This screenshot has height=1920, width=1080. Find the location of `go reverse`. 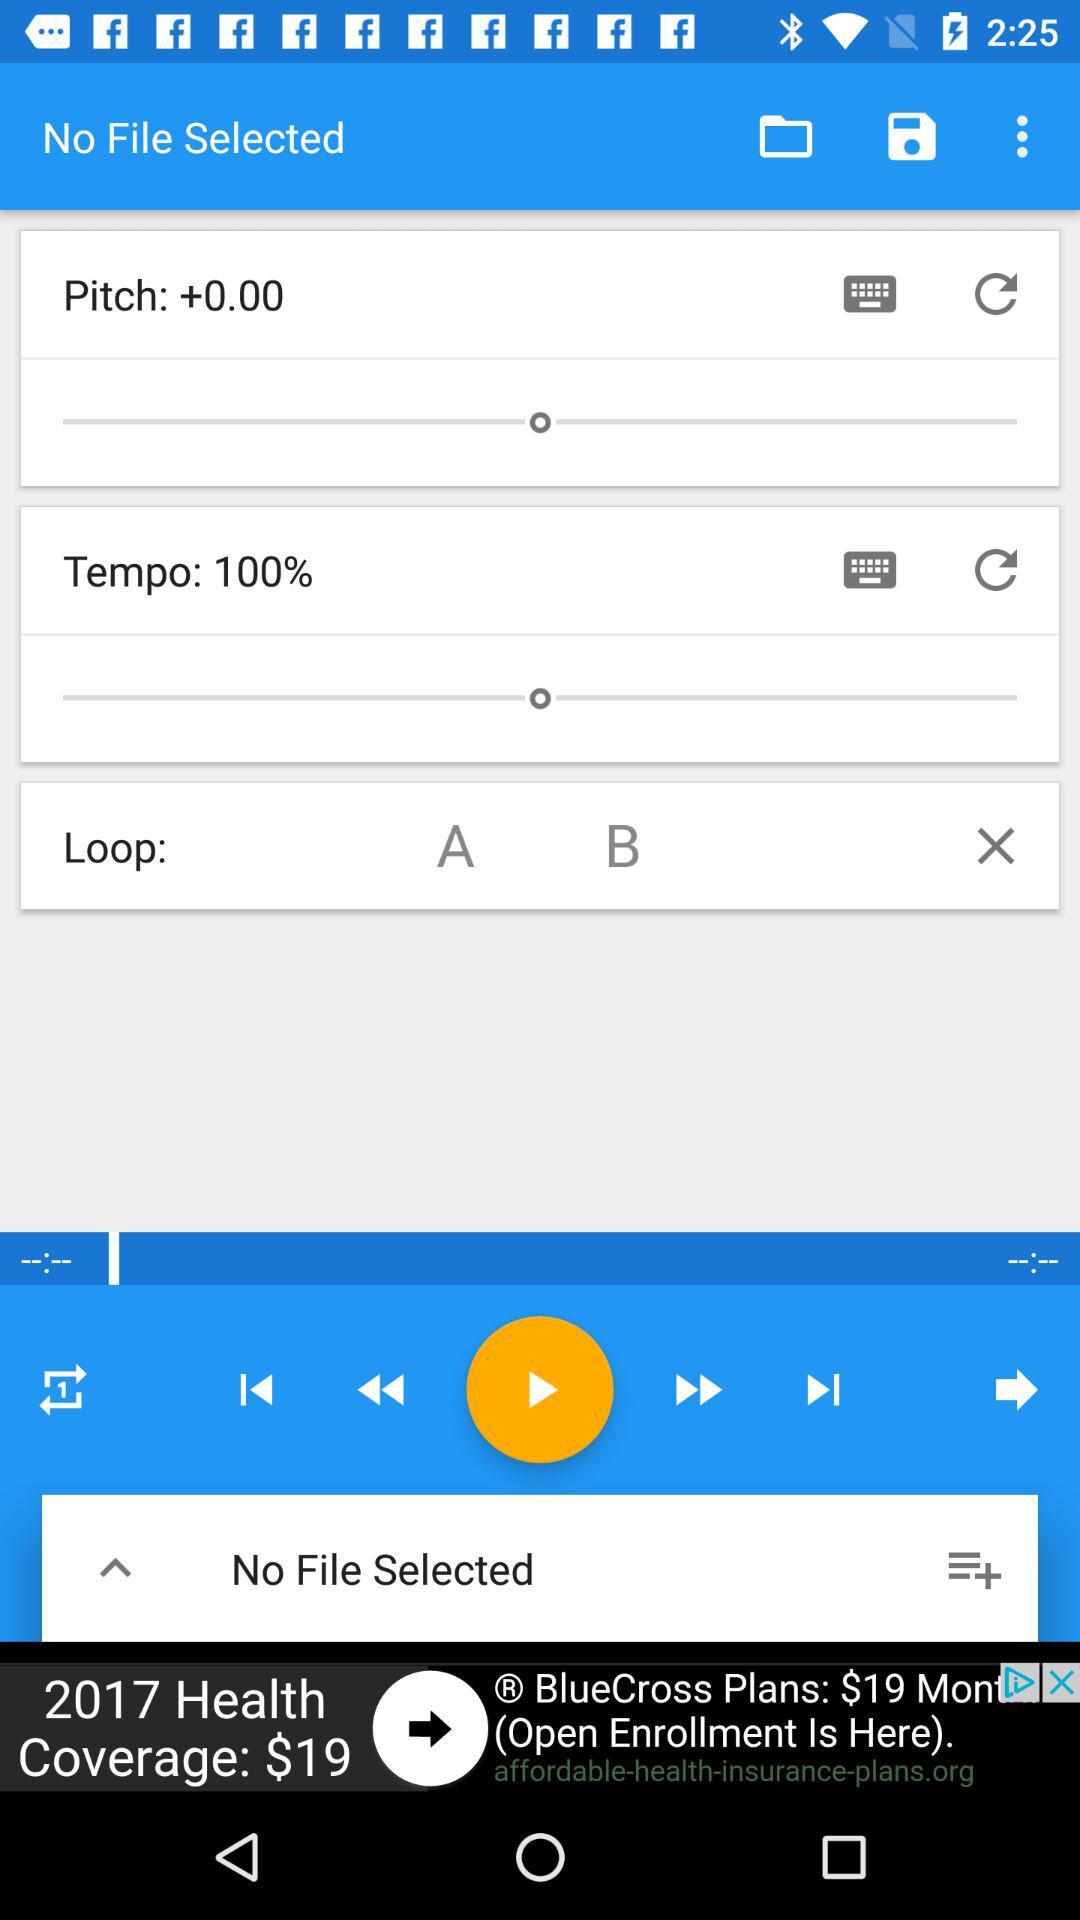

go reverse is located at coordinates (382, 1388).